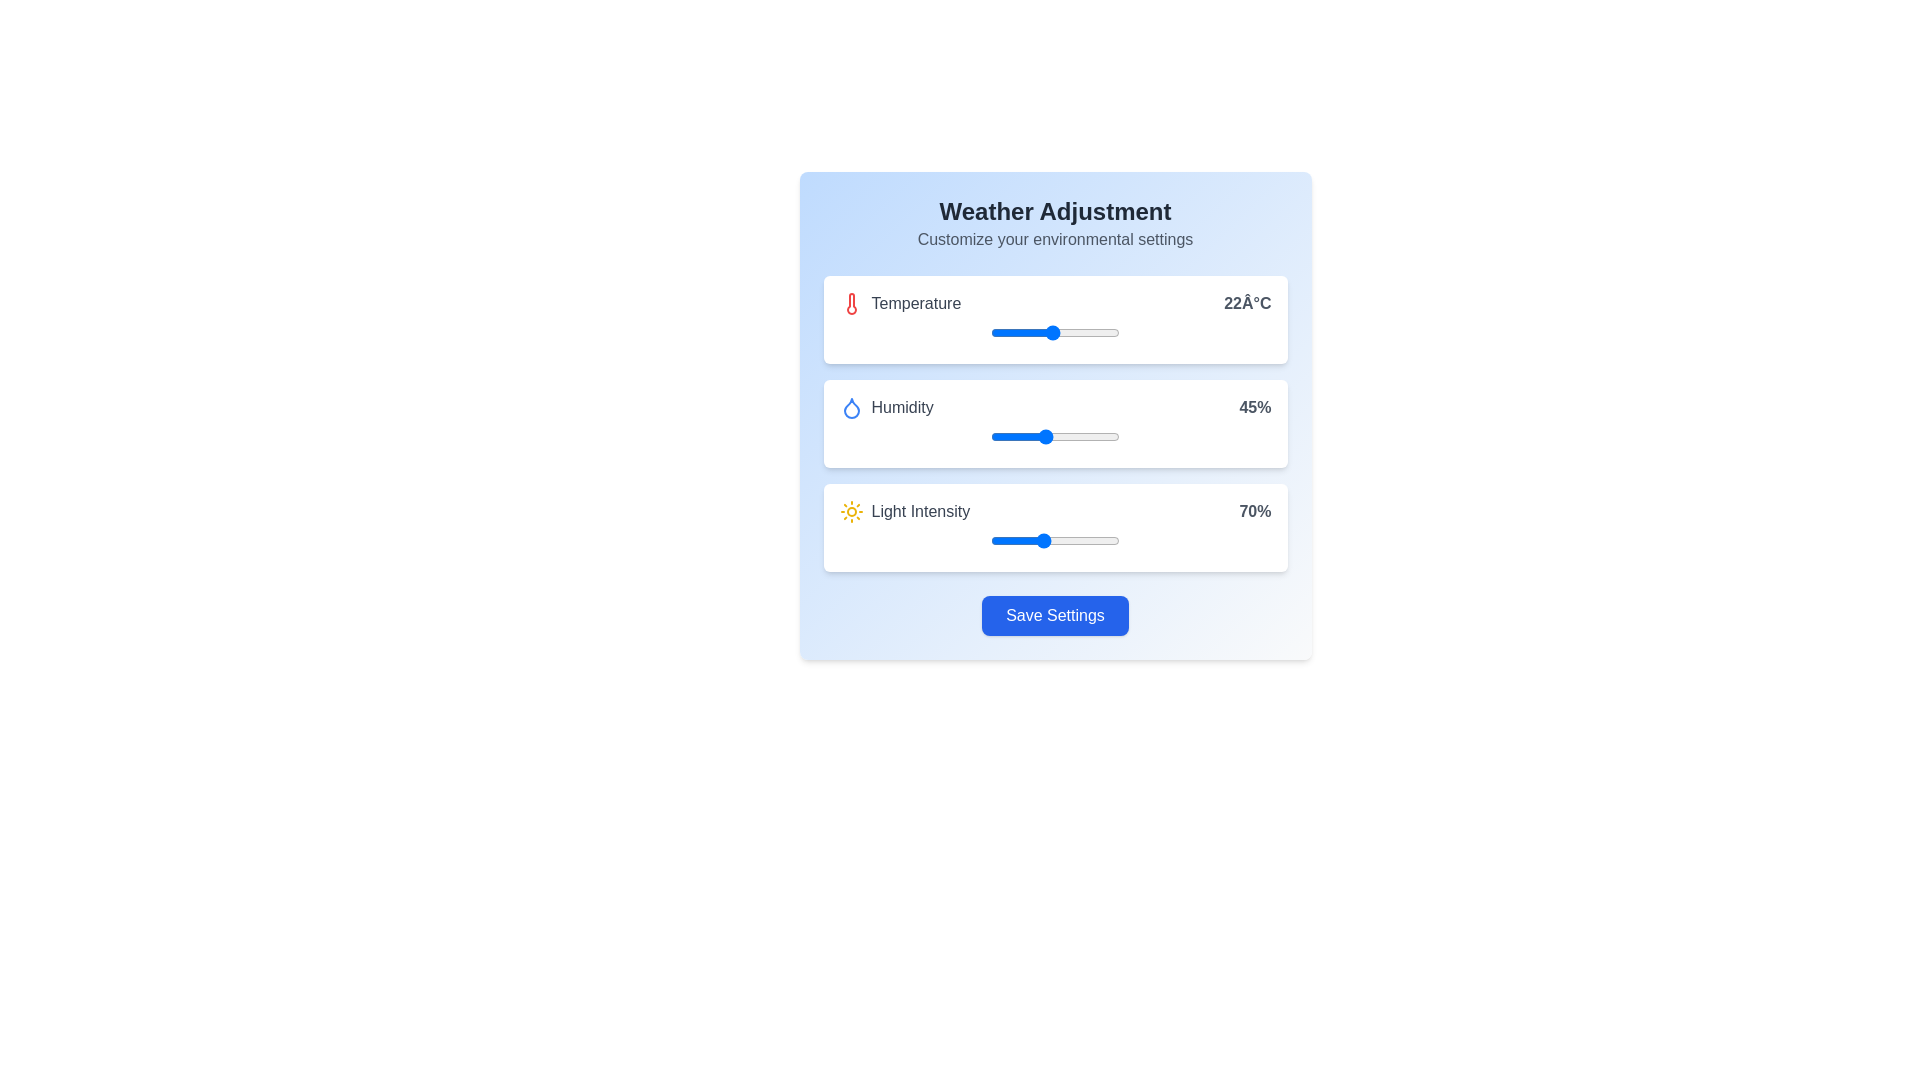  What do you see at coordinates (998, 540) in the screenshot?
I see `the light intensity` at bounding box center [998, 540].